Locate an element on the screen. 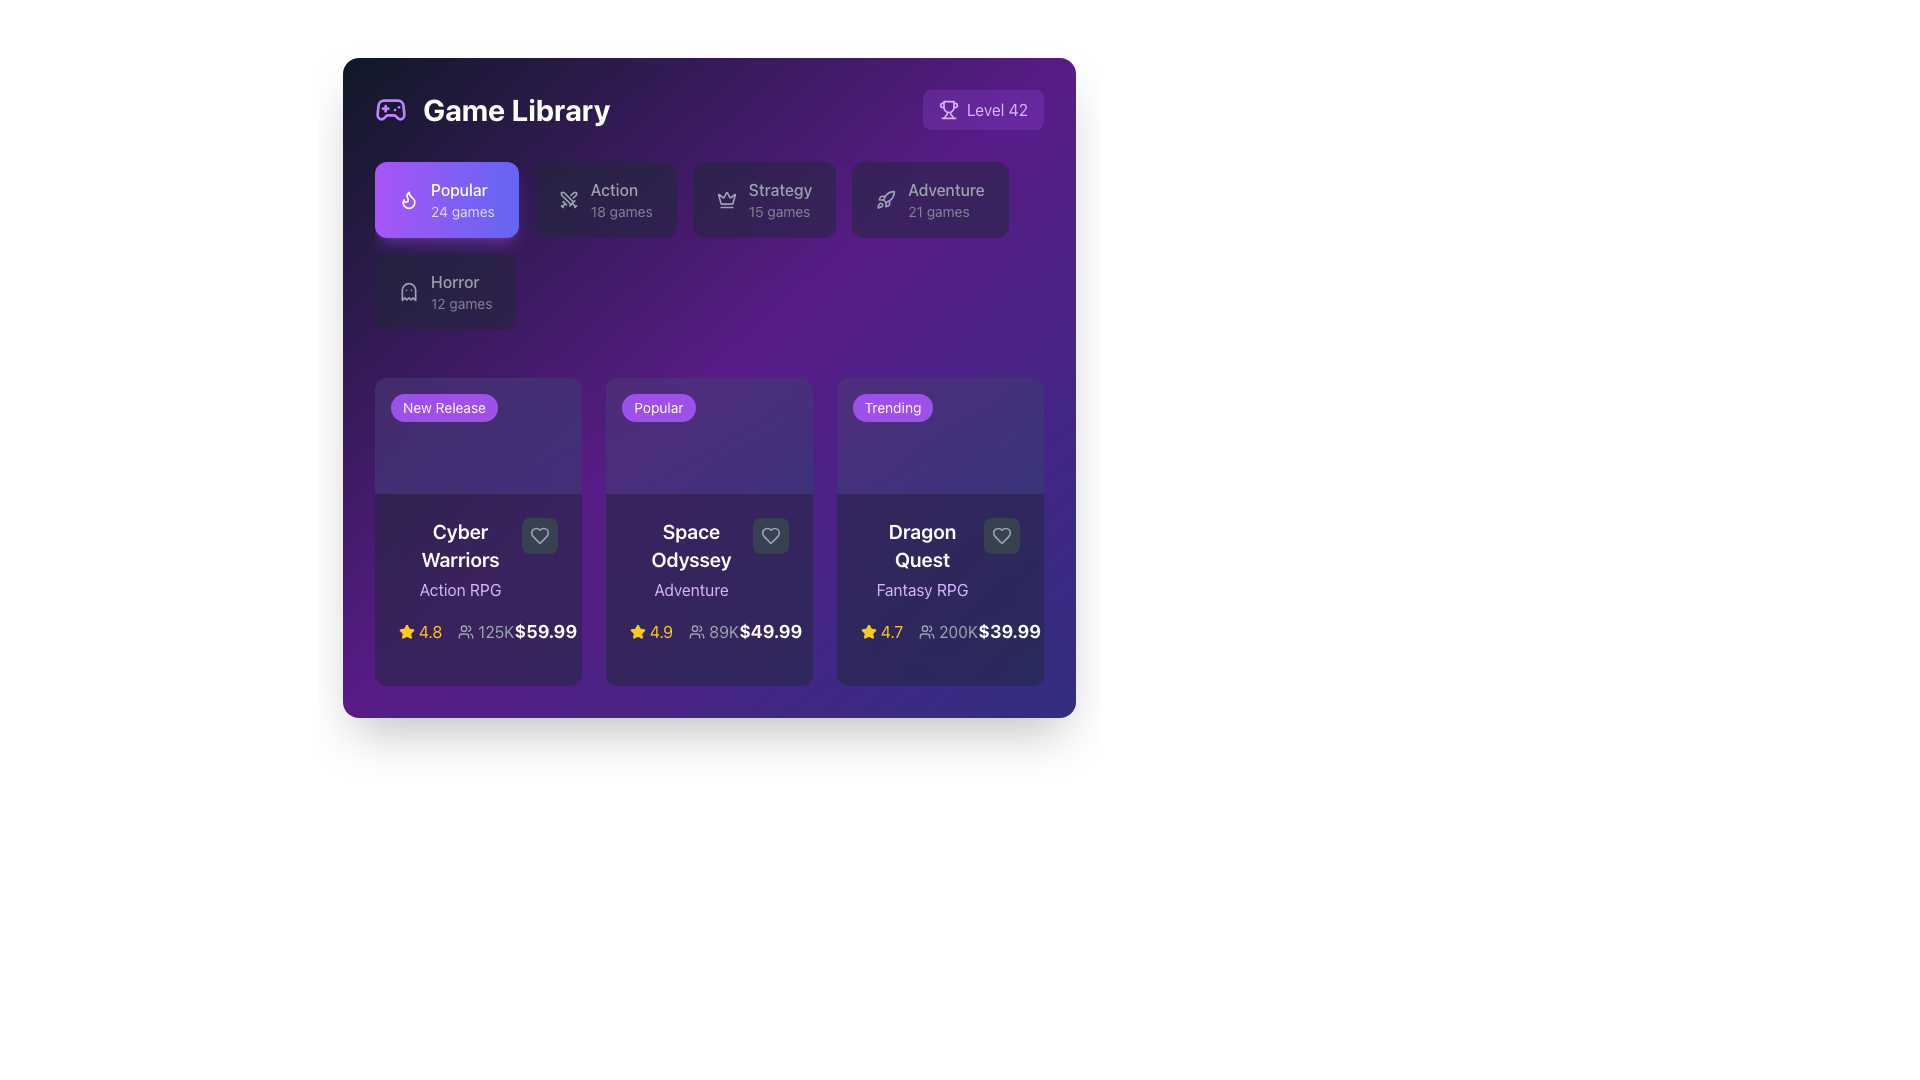 The height and width of the screenshot is (1080, 1920). the 'Game Library' headline element, which features large, bold white text and a purple gamepad icon on its left, located in the upper-left section of the interface is located at coordinates (492, 110).